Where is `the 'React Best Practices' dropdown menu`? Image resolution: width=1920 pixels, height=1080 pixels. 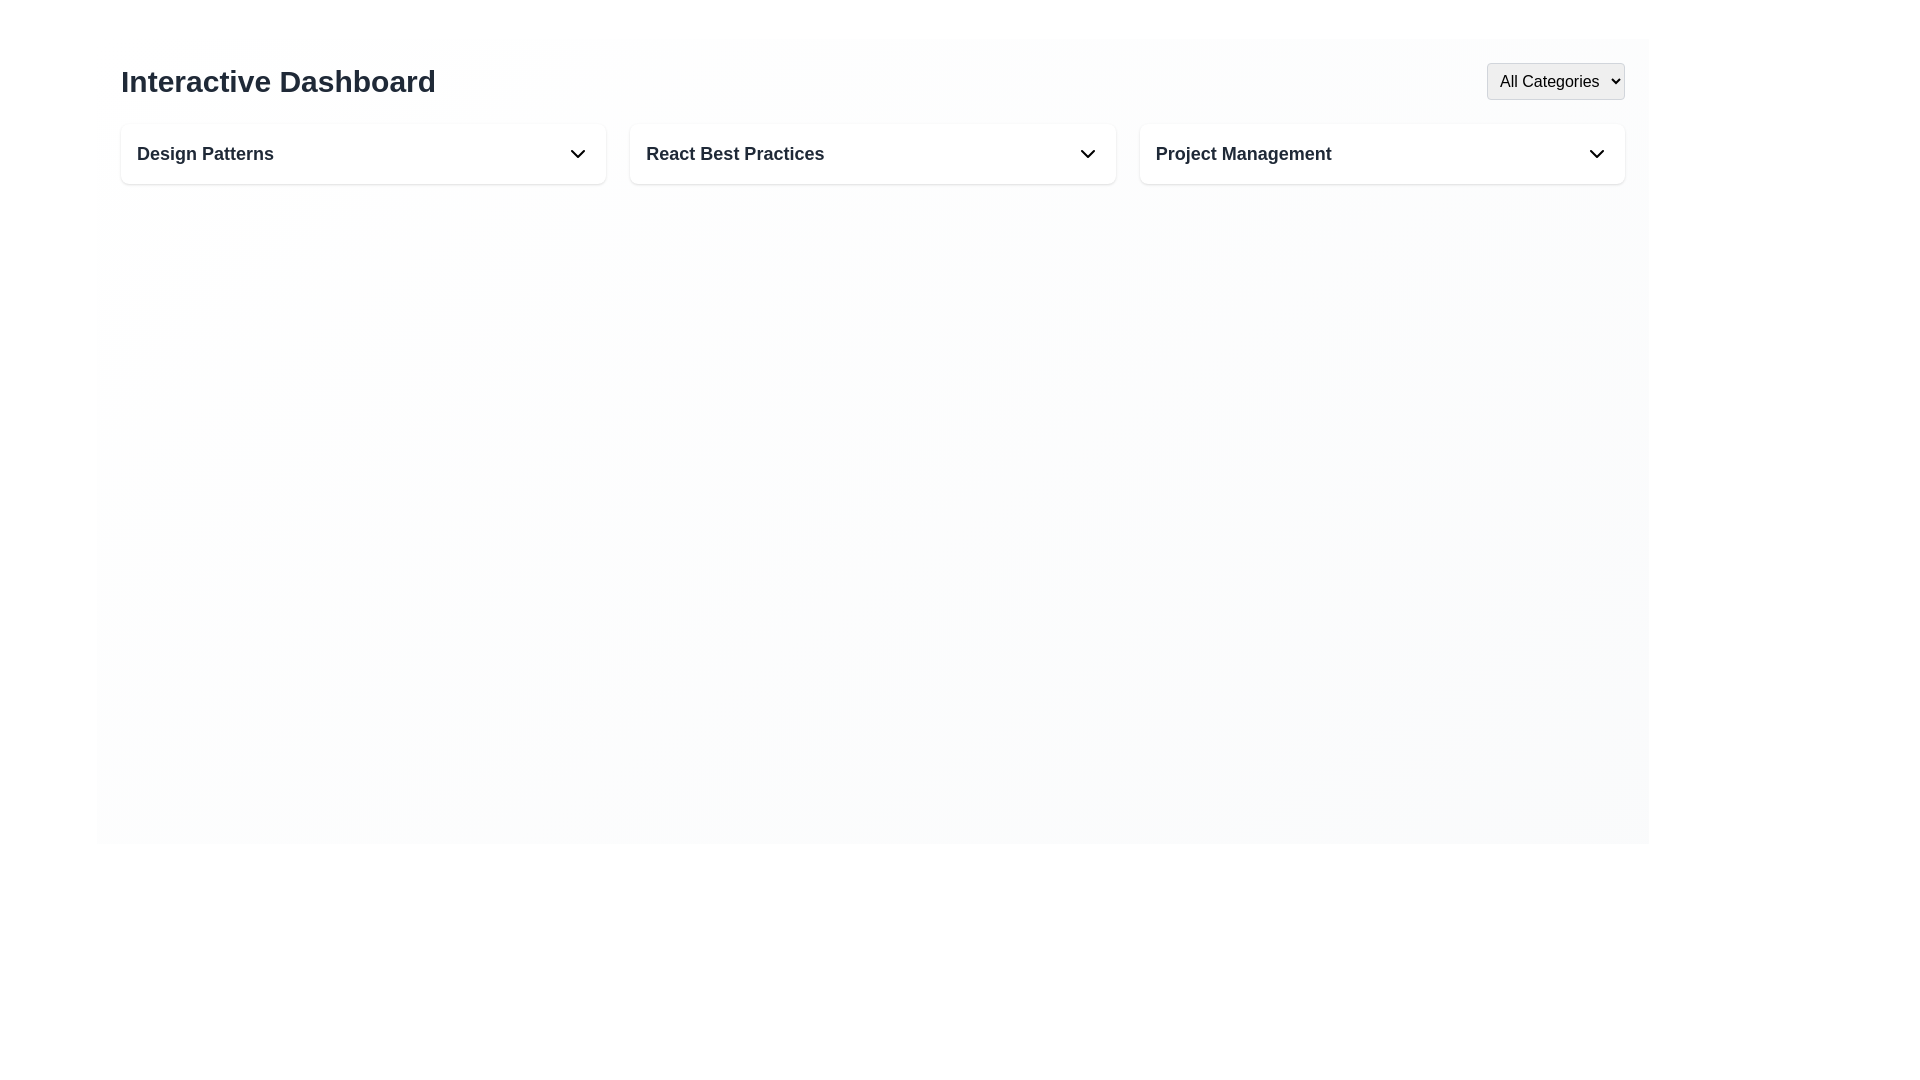 the 'React Best Practices' dropdown menu is located at coordinates (873, 153).